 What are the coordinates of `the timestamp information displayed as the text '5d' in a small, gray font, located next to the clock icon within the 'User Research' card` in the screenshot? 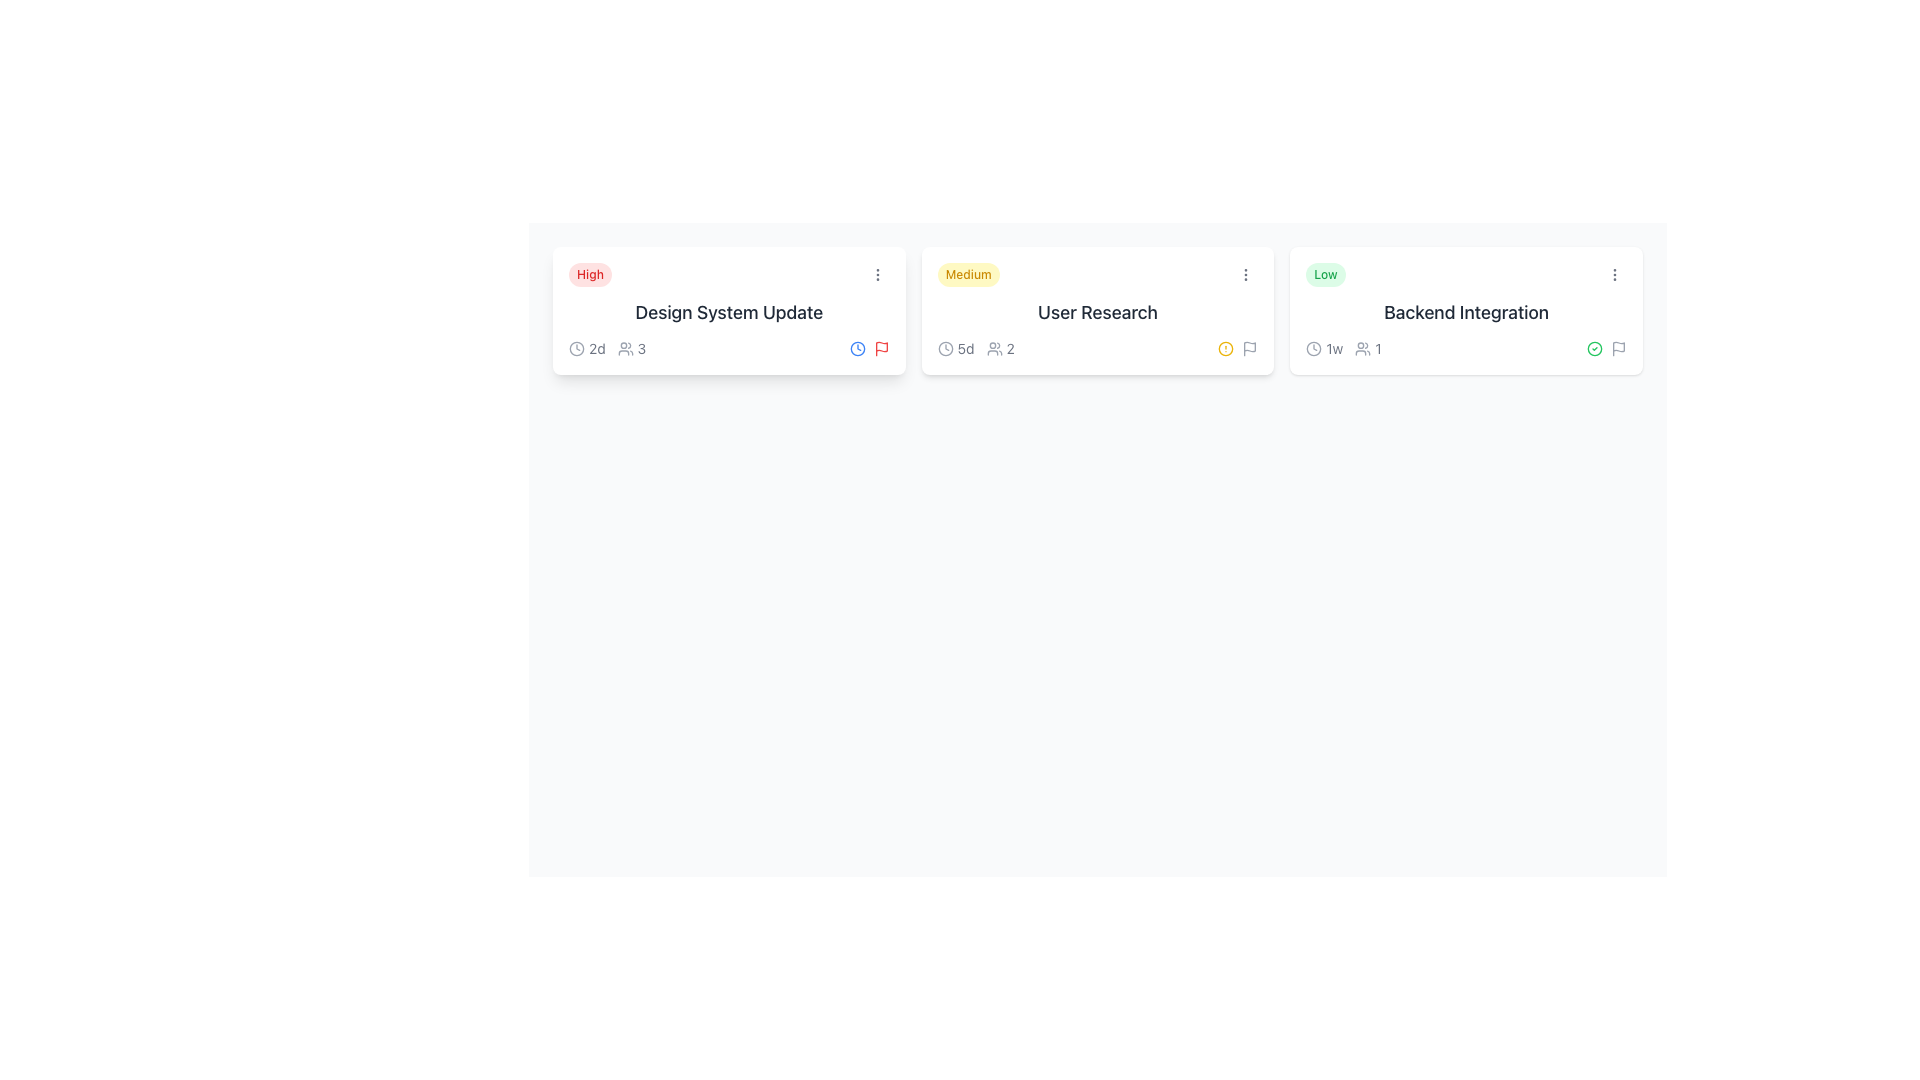 It's located at (955, 347).